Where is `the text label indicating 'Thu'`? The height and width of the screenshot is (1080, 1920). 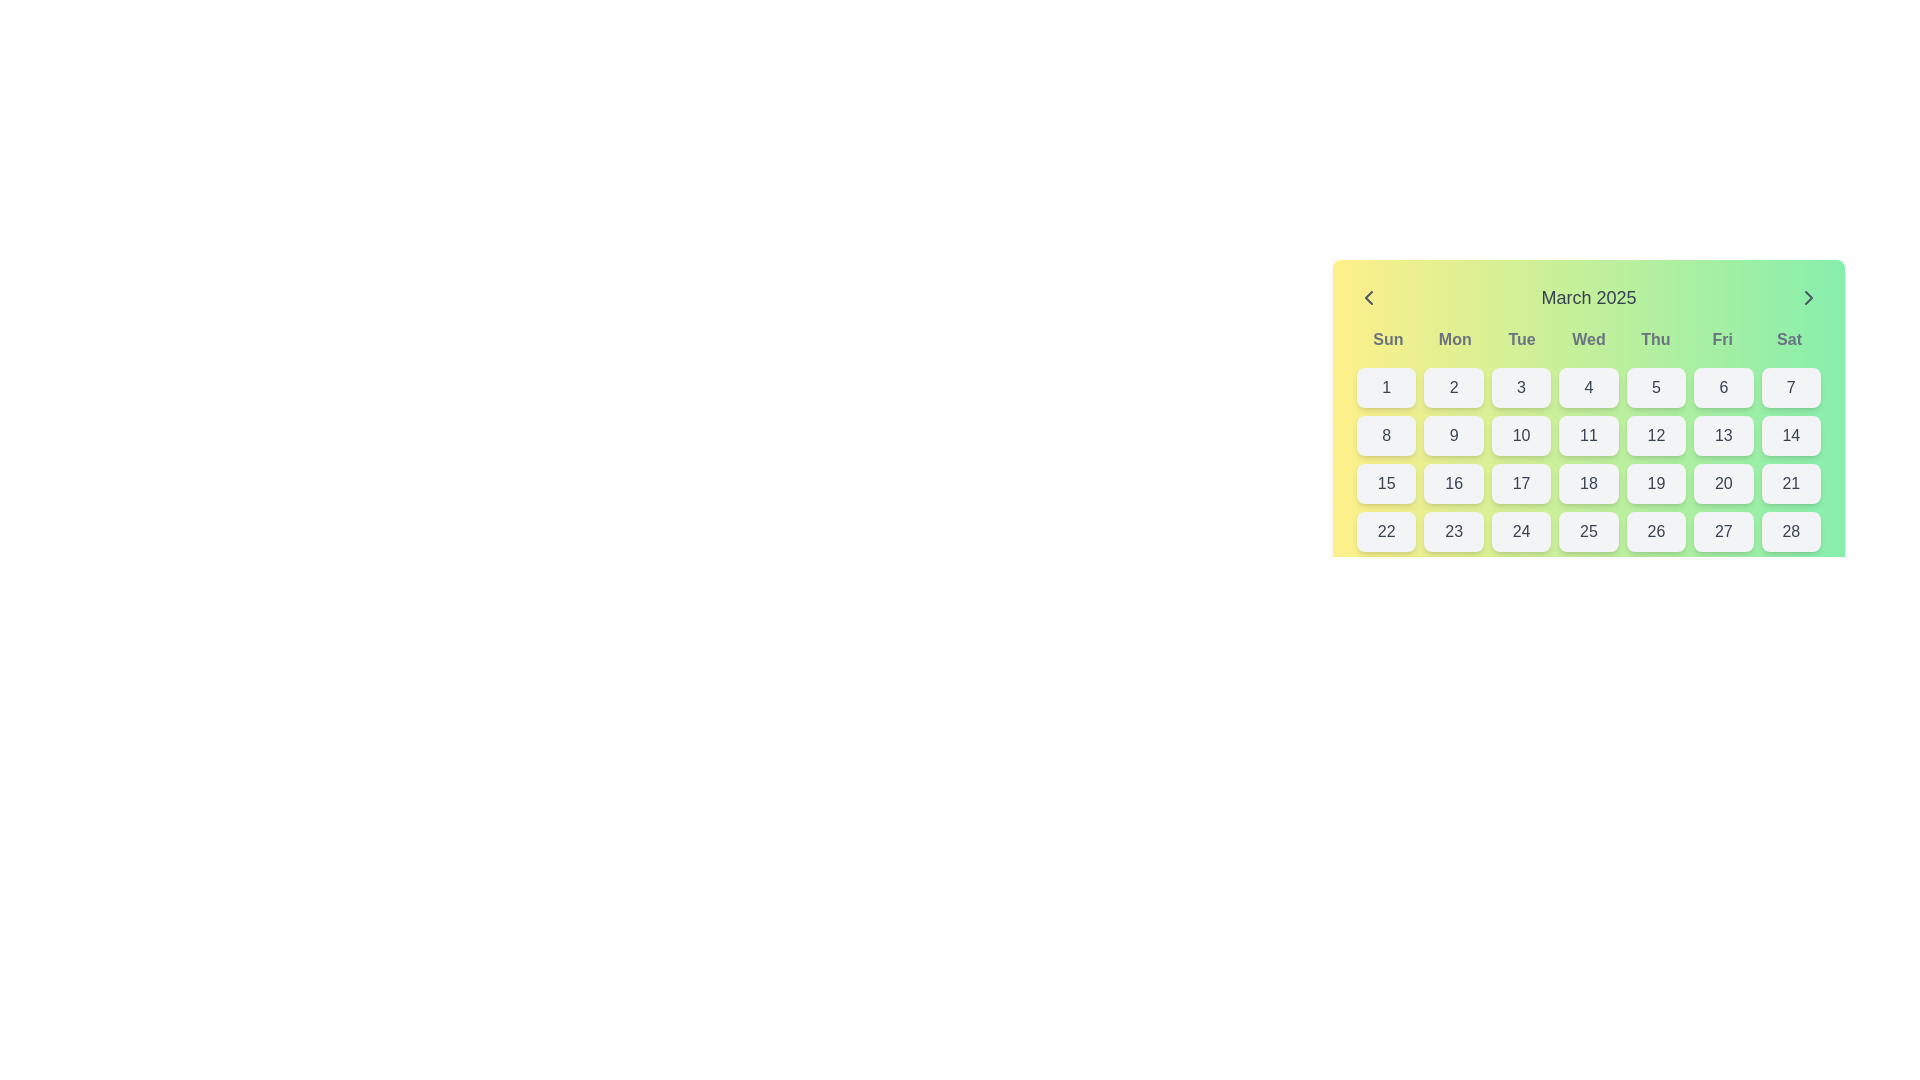 the text label indicating 'Thu' is located at coordinates (1655, 338).